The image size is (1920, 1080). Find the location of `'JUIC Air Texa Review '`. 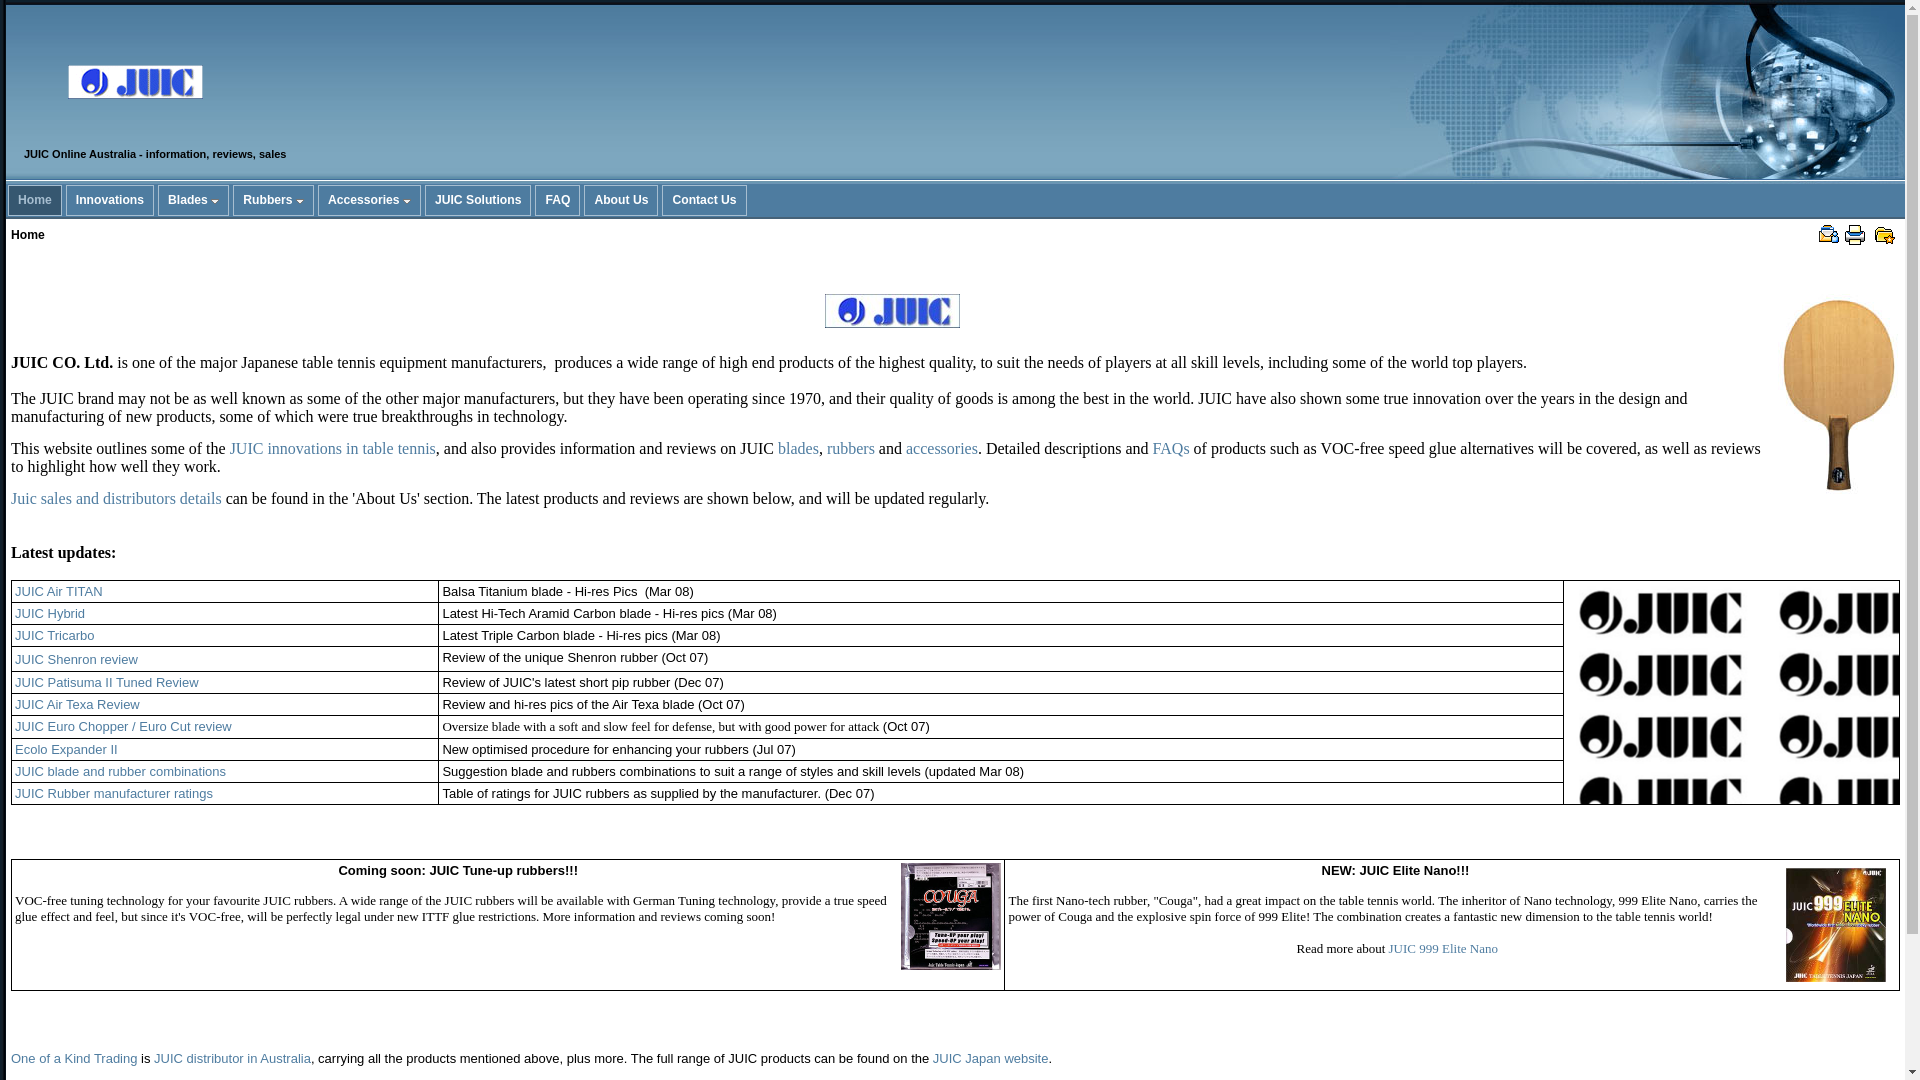

'JUIC Air Texa Review ' is located at coordinates (78, 703).